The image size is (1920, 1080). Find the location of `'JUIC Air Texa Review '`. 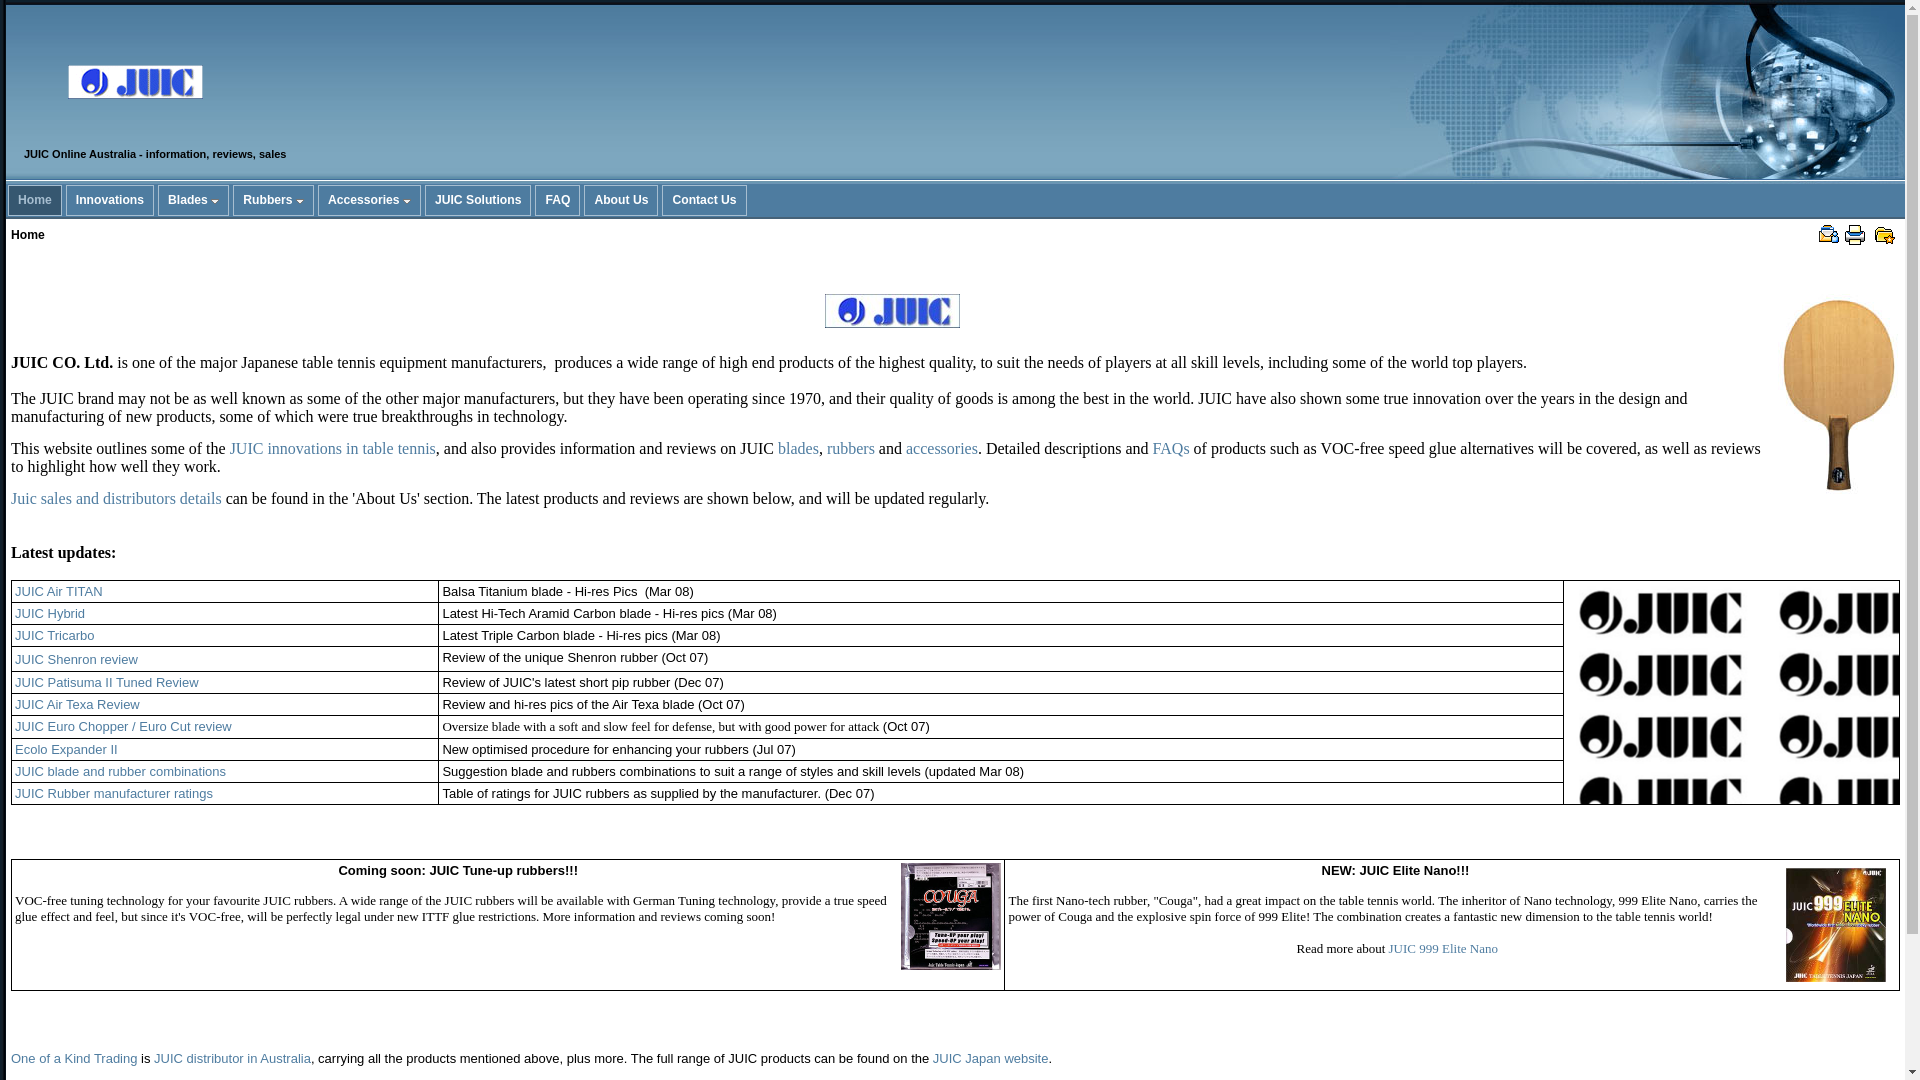

'JUIC Air Texa Review ' is located at coordinates (78, 703).